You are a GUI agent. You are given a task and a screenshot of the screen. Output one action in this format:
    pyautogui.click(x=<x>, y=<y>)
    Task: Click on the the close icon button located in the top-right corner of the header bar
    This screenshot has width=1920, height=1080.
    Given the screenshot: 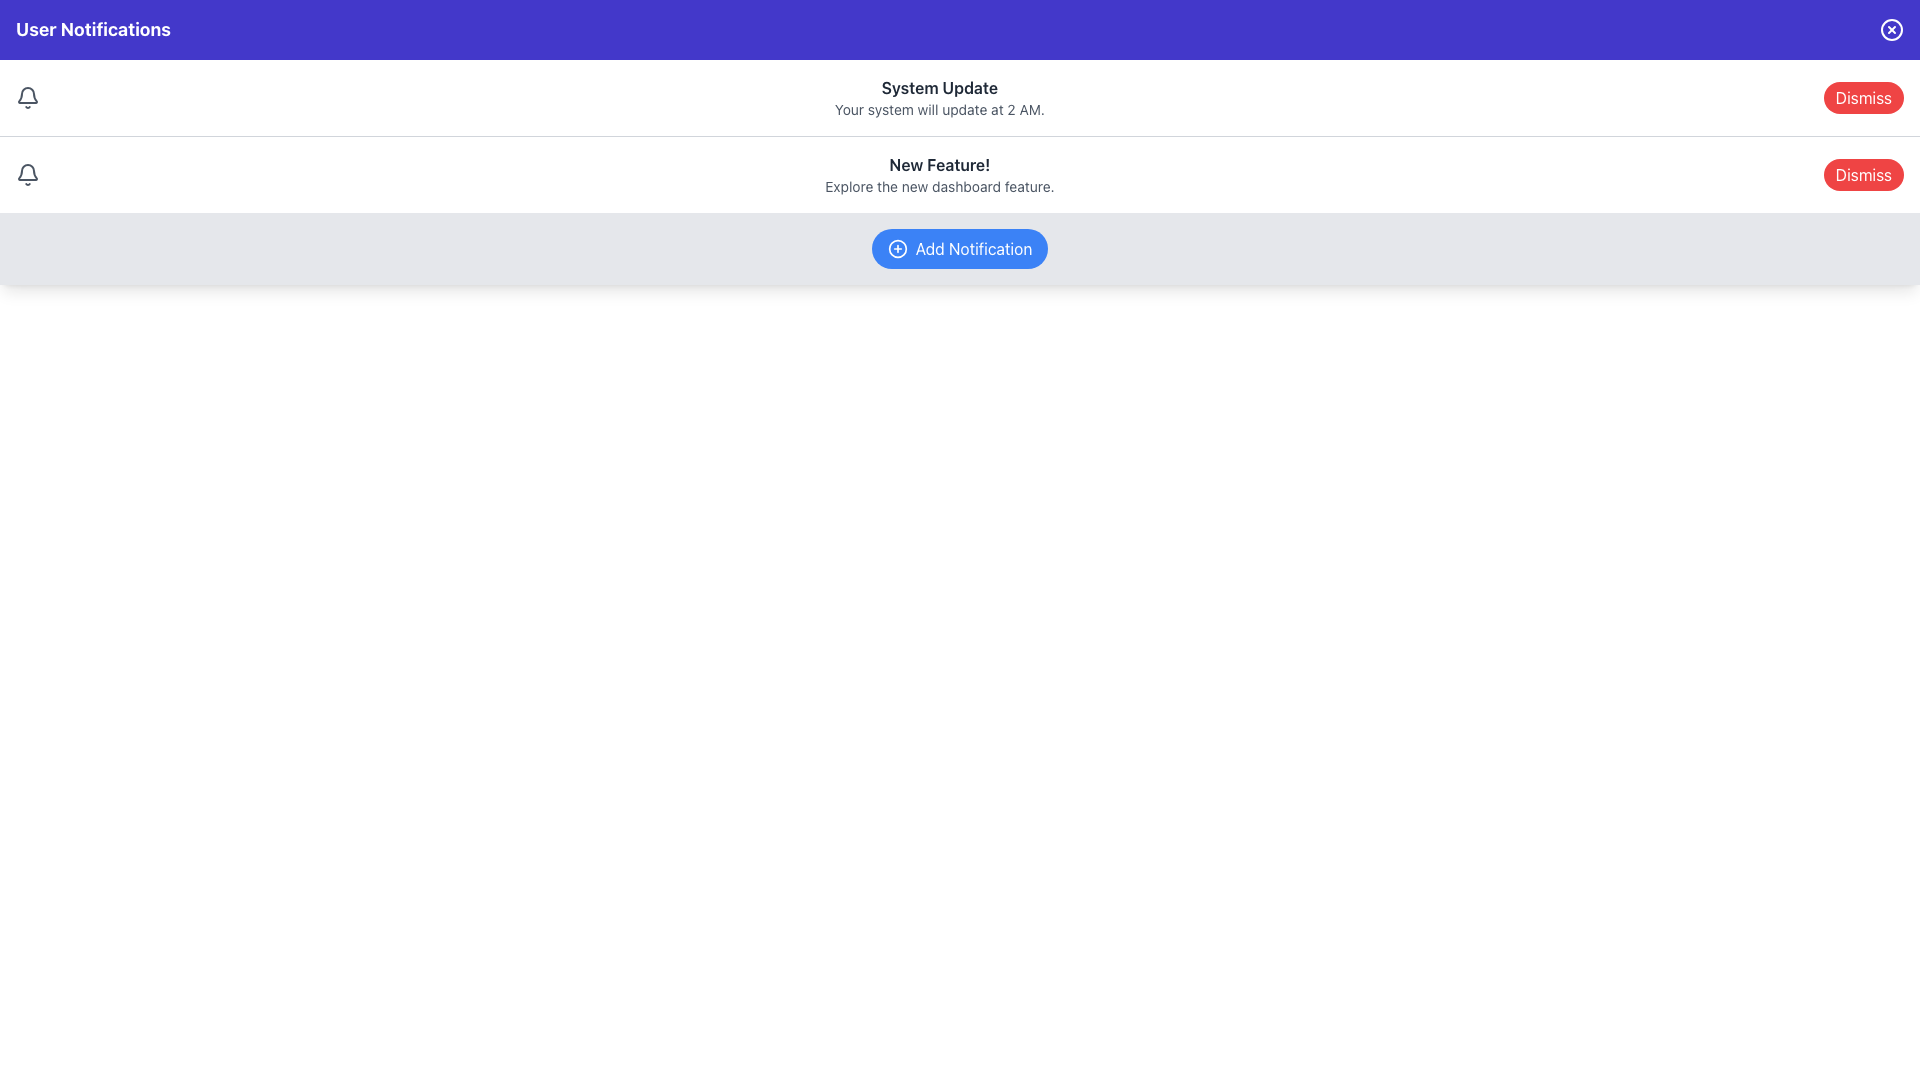 What is the action you would take?
    pyautogui.click(x=1890, y=30)
    